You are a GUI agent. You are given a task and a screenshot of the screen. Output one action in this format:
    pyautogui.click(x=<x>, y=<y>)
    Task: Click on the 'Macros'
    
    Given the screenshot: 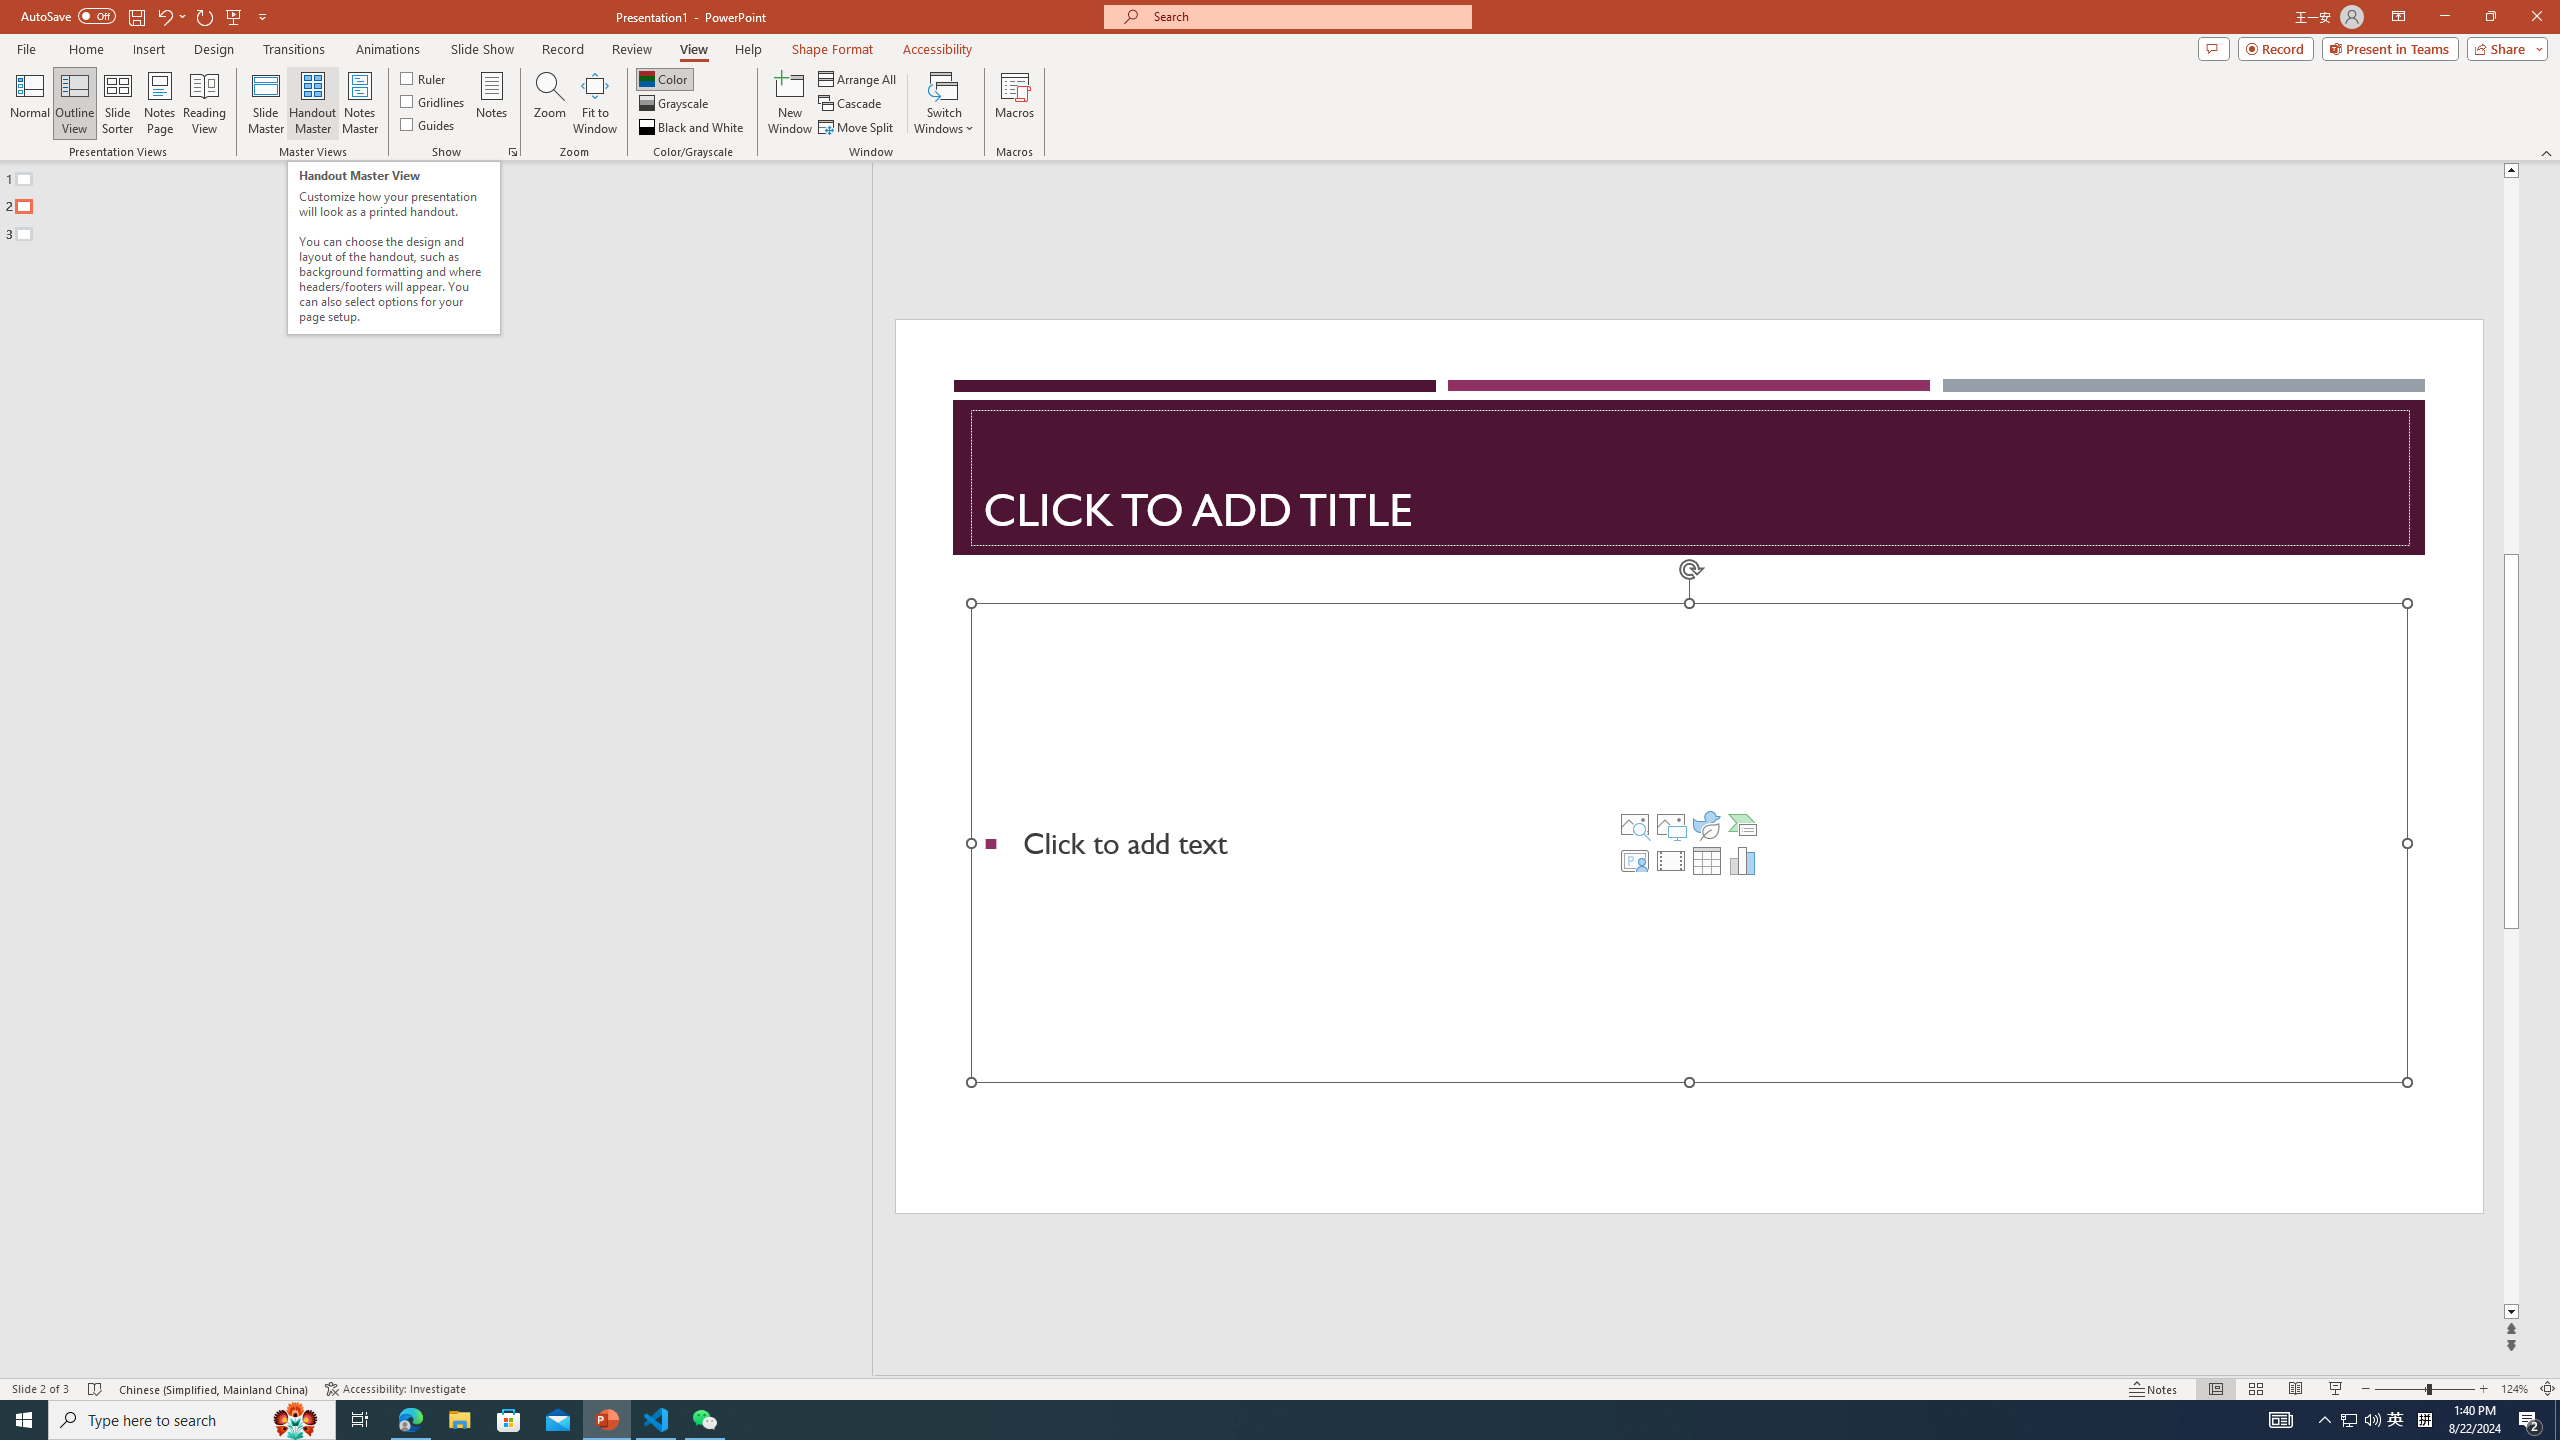 What is the action you would take?
    pyautogui.click(x=1015, y=103)
    